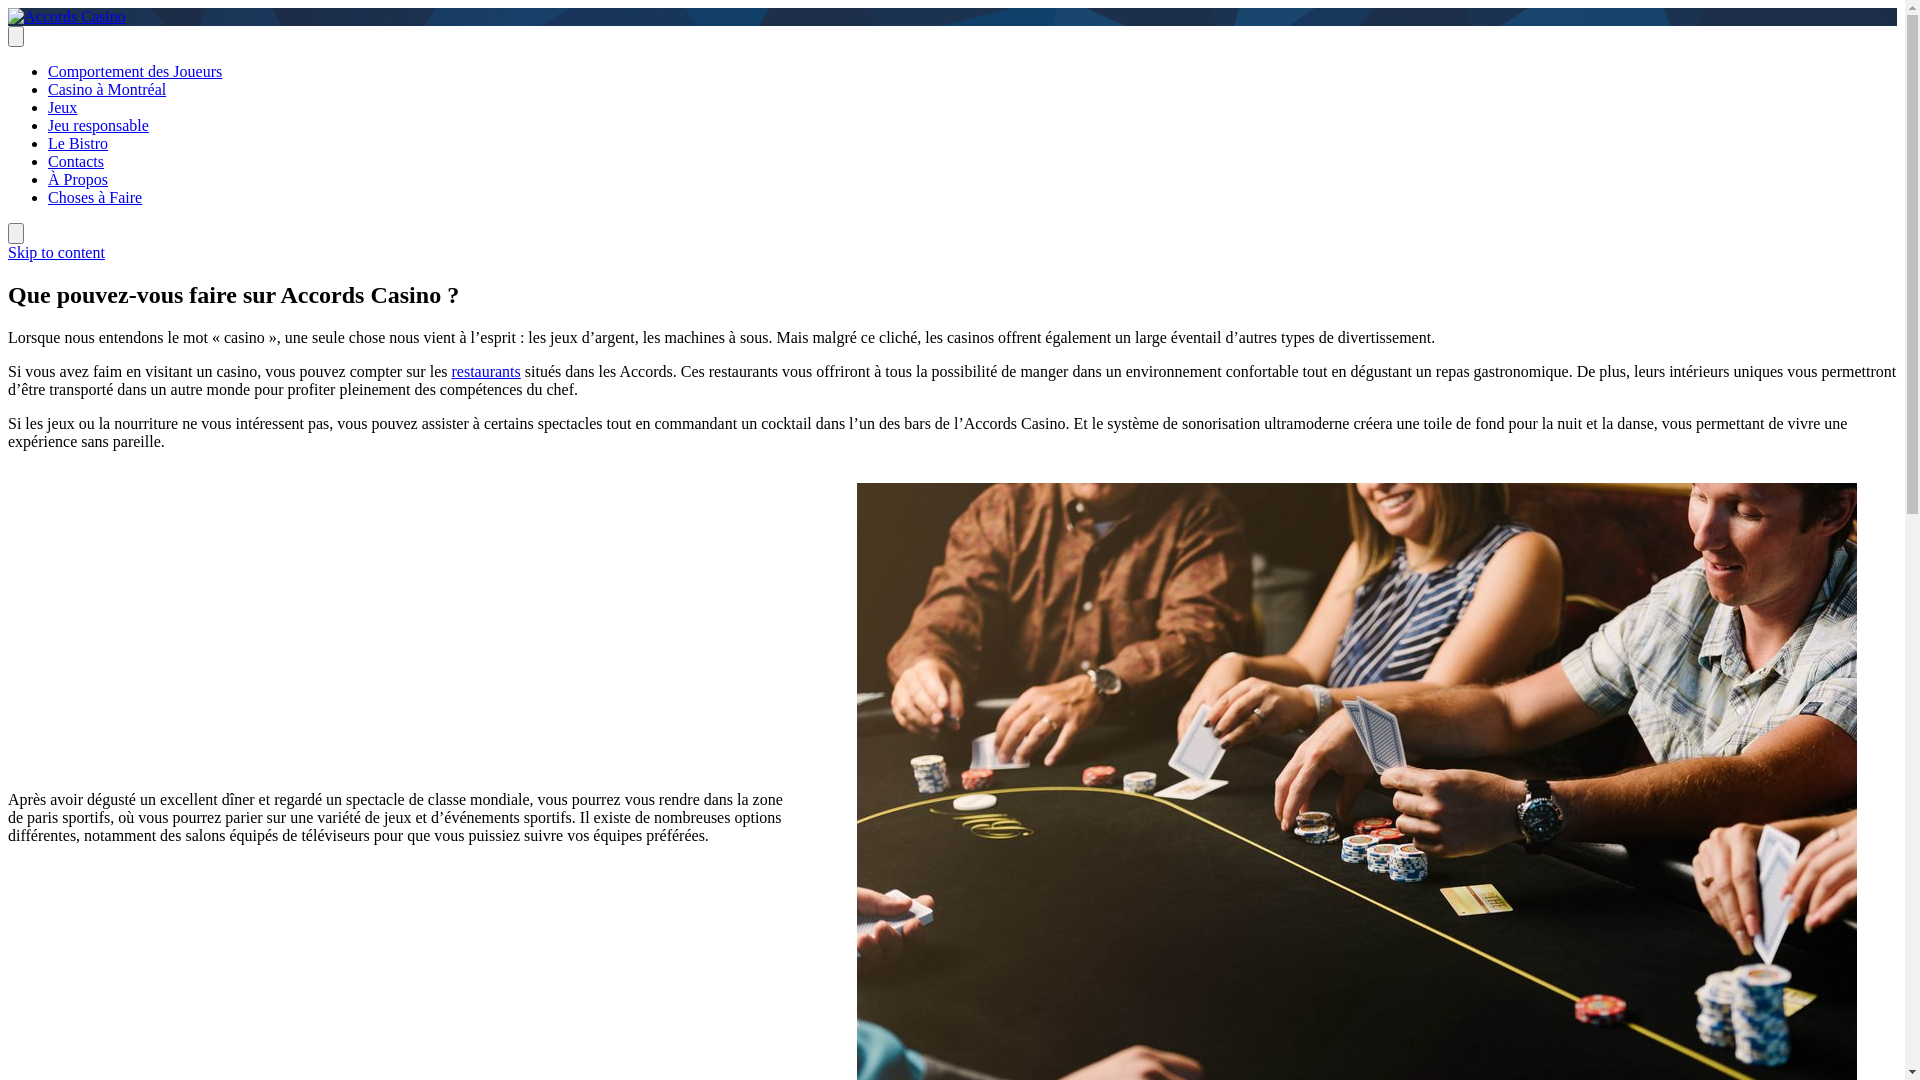 This screenshot has height=1080, width=1920. Describe the element at coordinates (77, 142) in the screenshot. I see `'Le Bistro'` at that location.